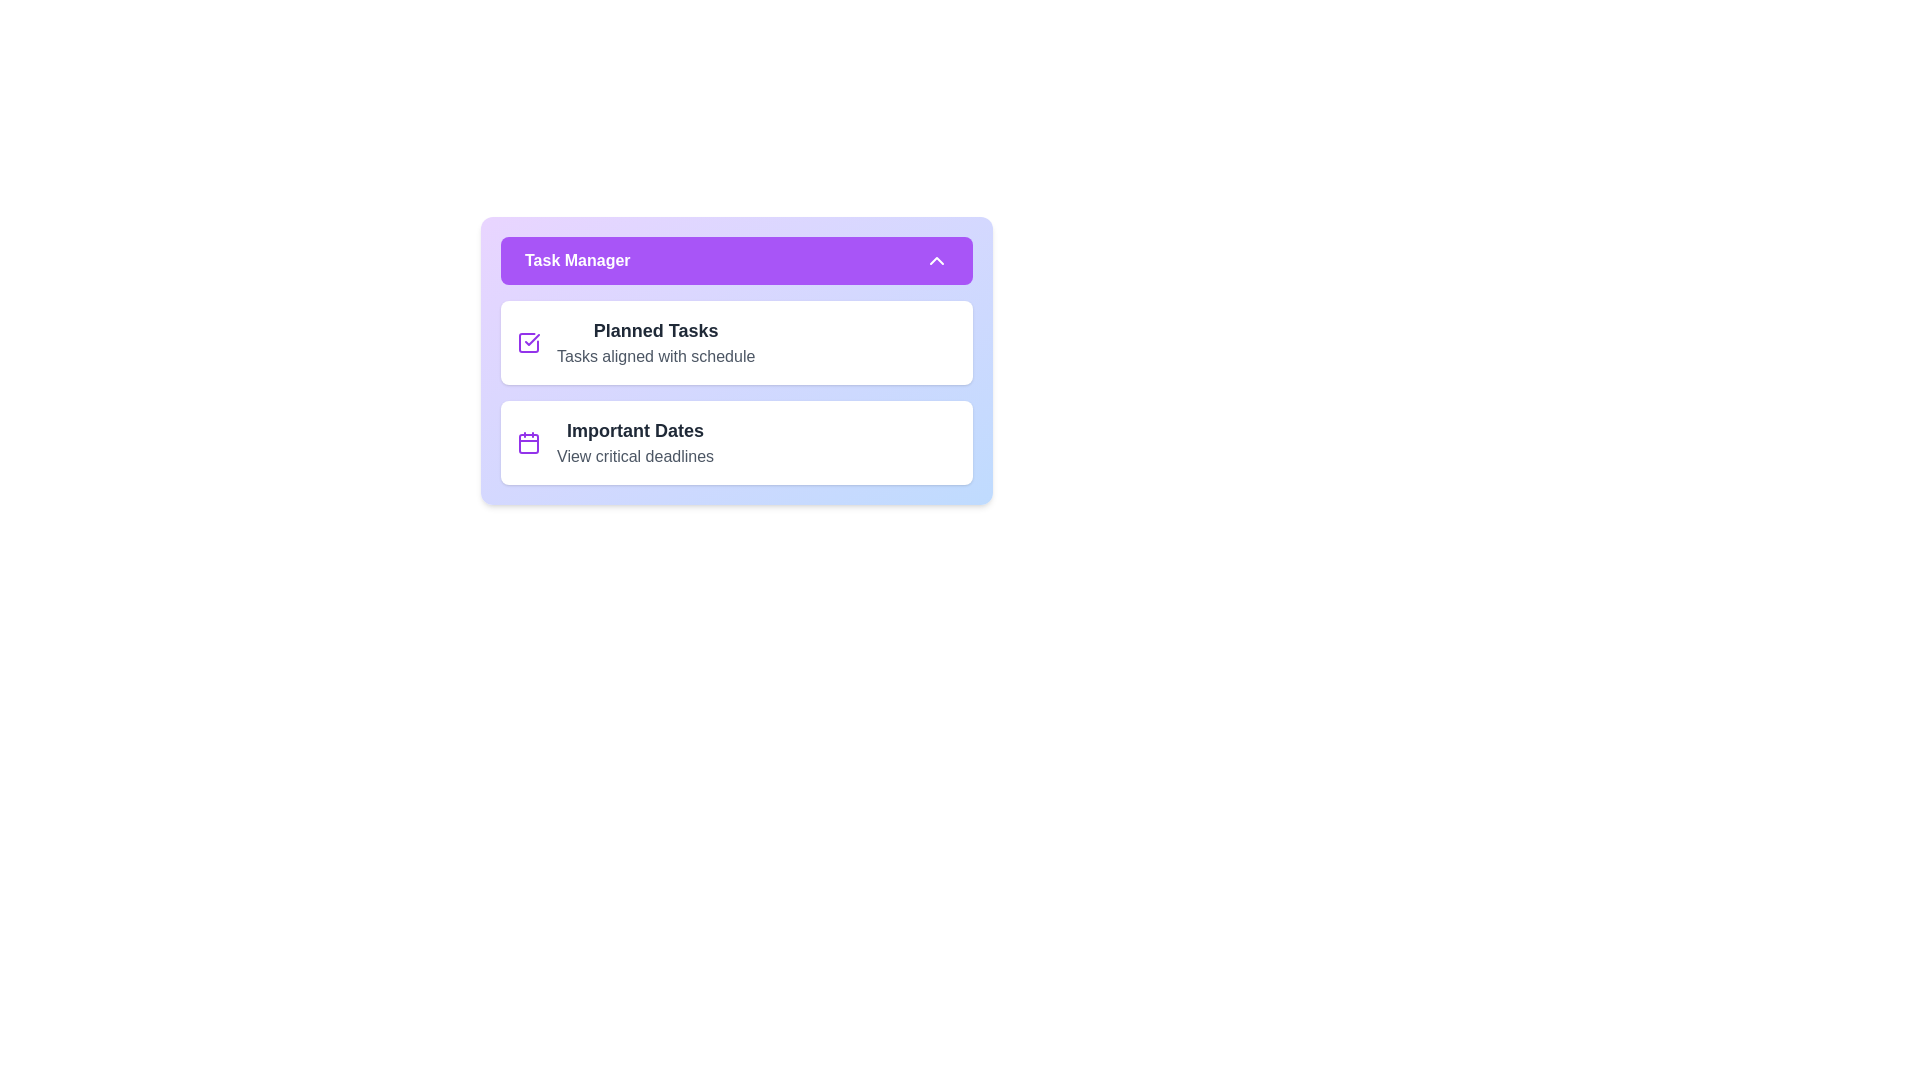  What do you see at coordinates (736, 260) in the screenshot?
I see `the 'Task Manager' button to toggle the visibility of the task categories` at bounding box center [736, 260].